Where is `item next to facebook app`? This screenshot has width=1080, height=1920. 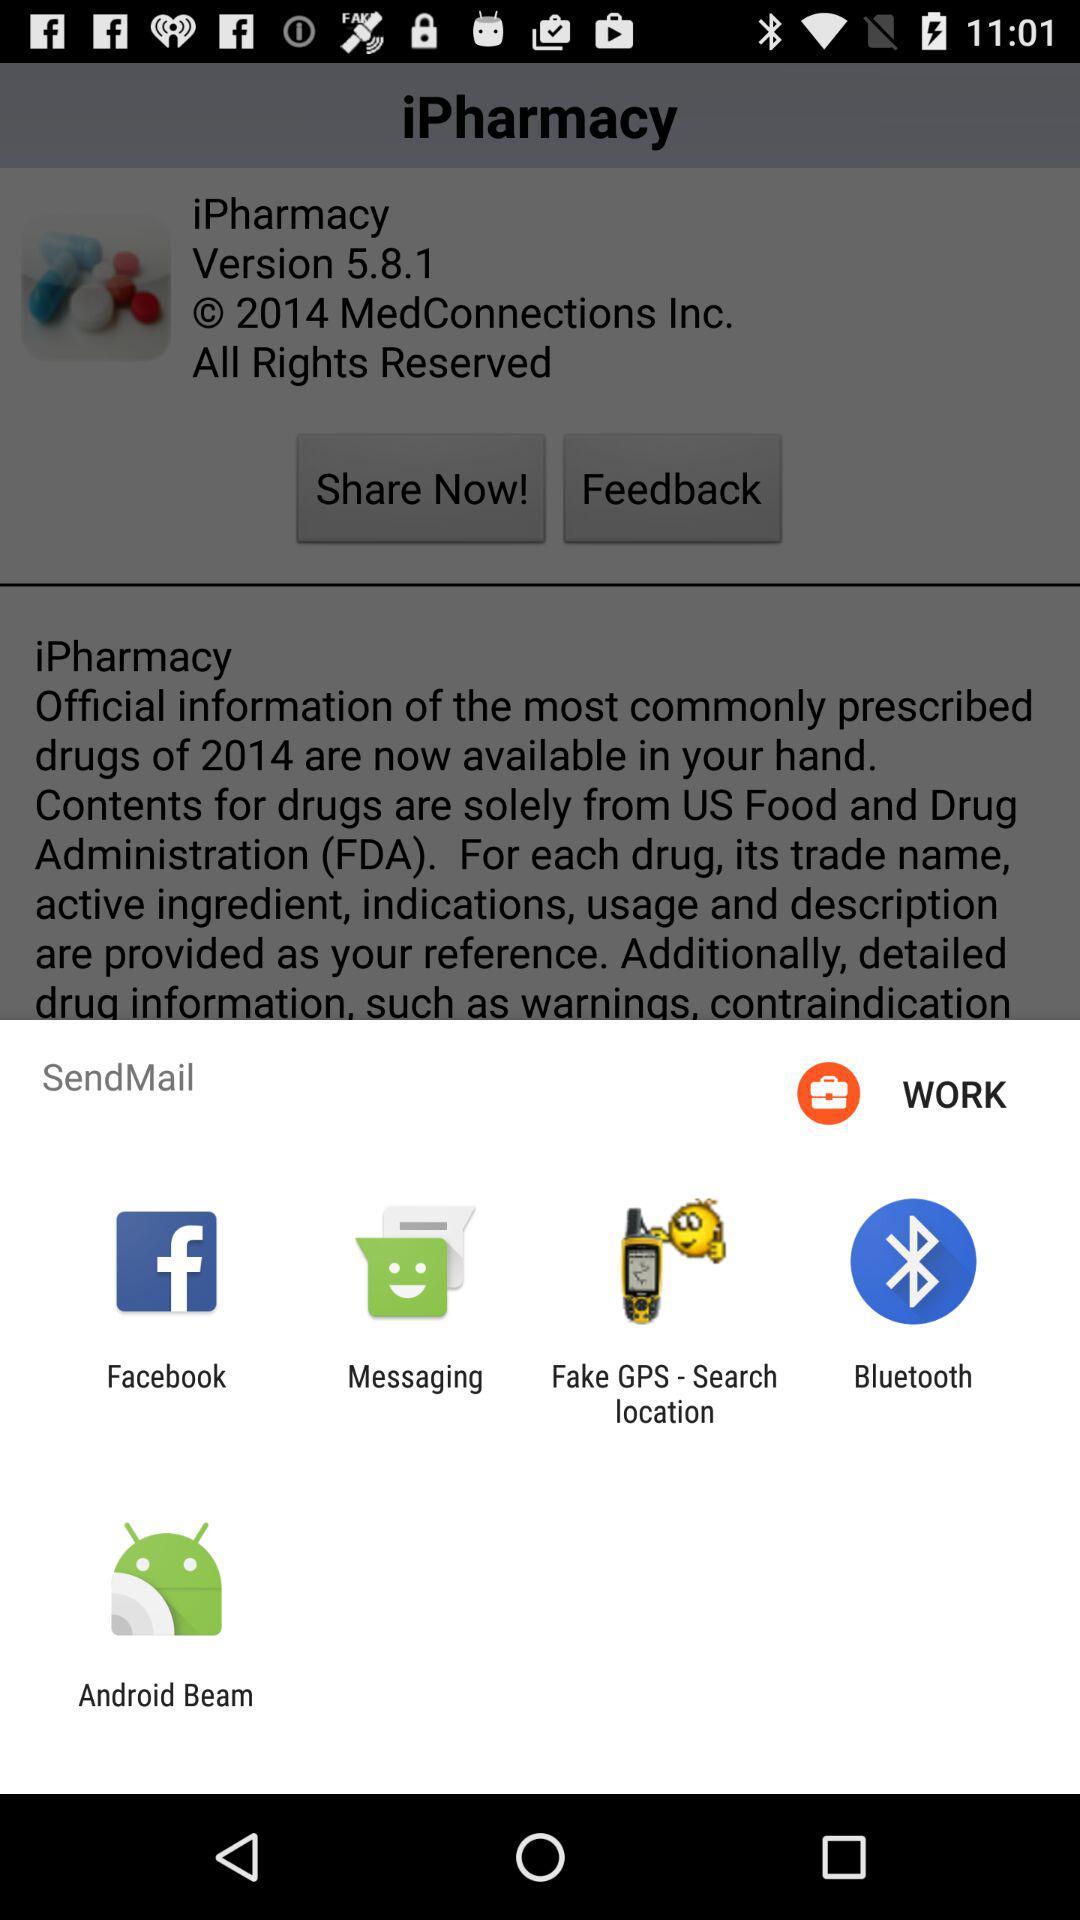
item next to facebook app is located at coordinates (414, 1392).